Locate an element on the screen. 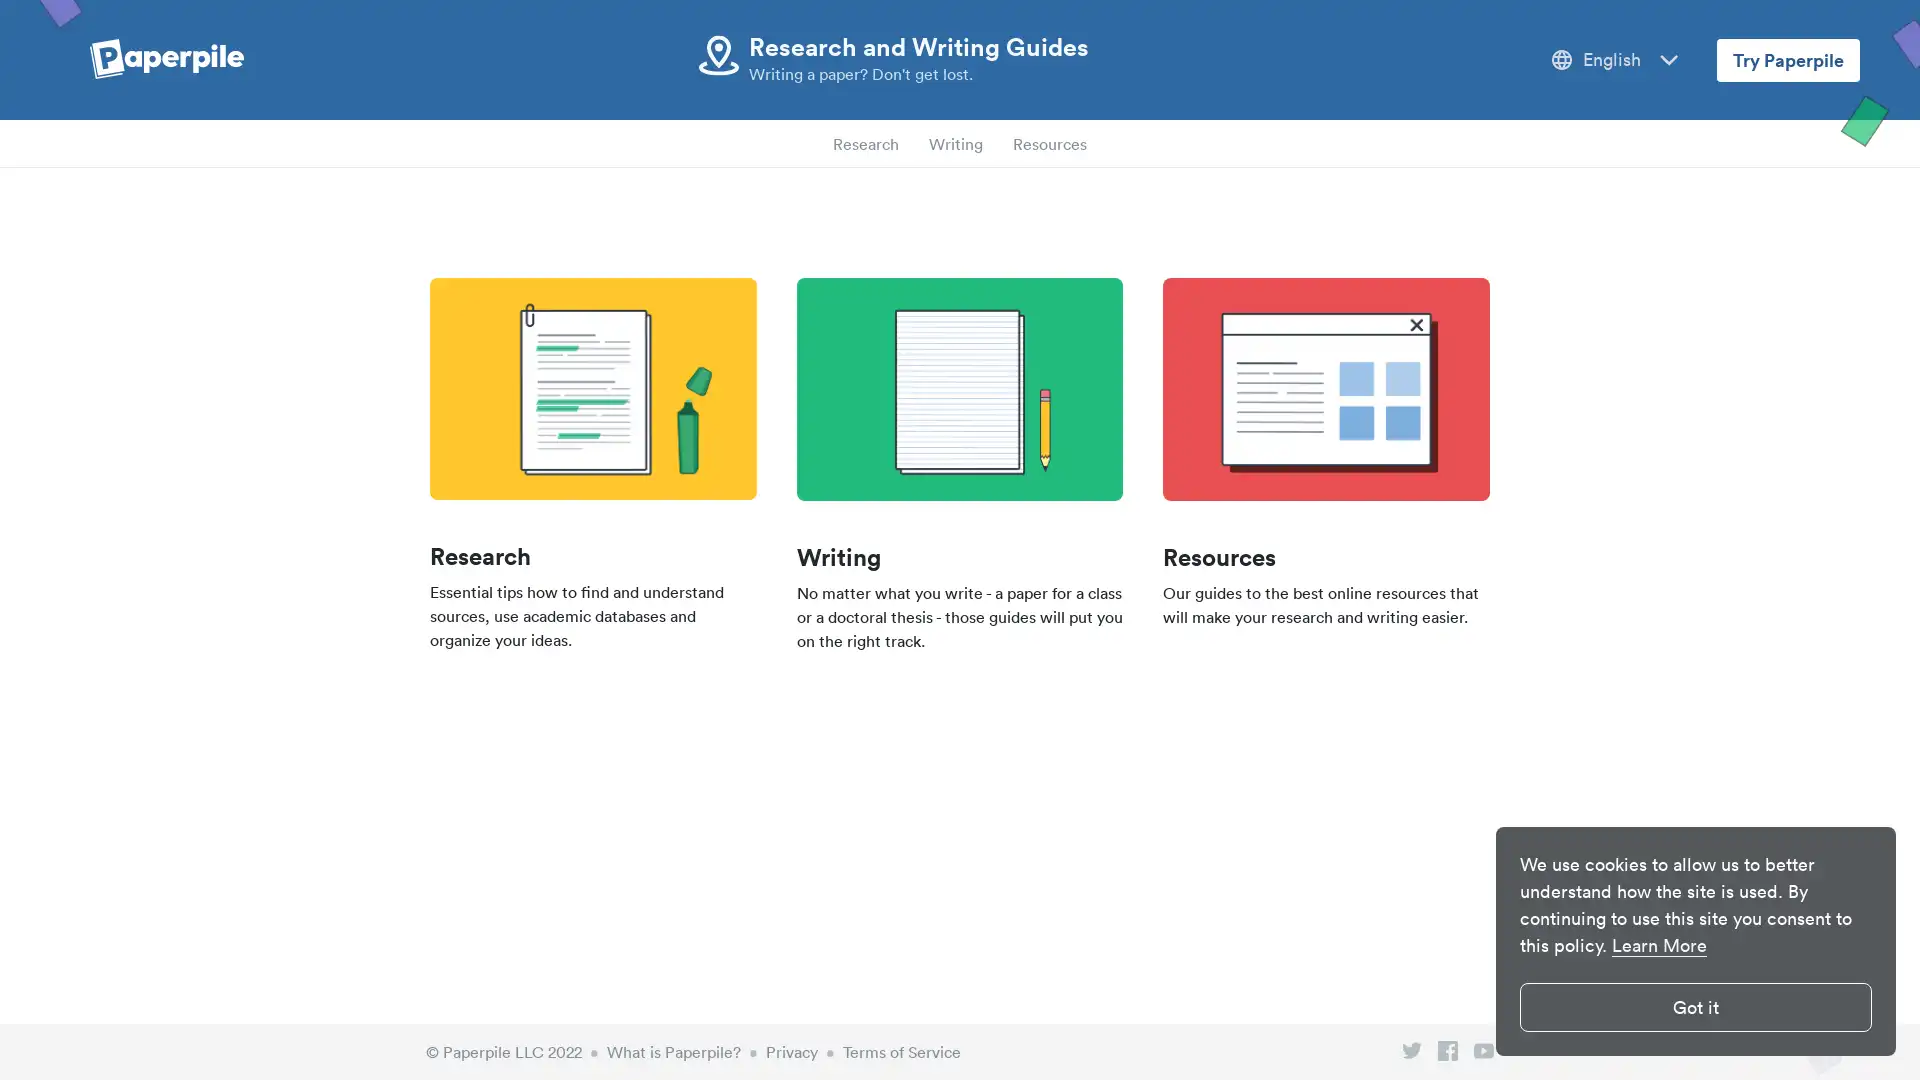 The width and height of the screenshot is (1920, 1080). Try Paperpile is located at coordinates (1788, 58).